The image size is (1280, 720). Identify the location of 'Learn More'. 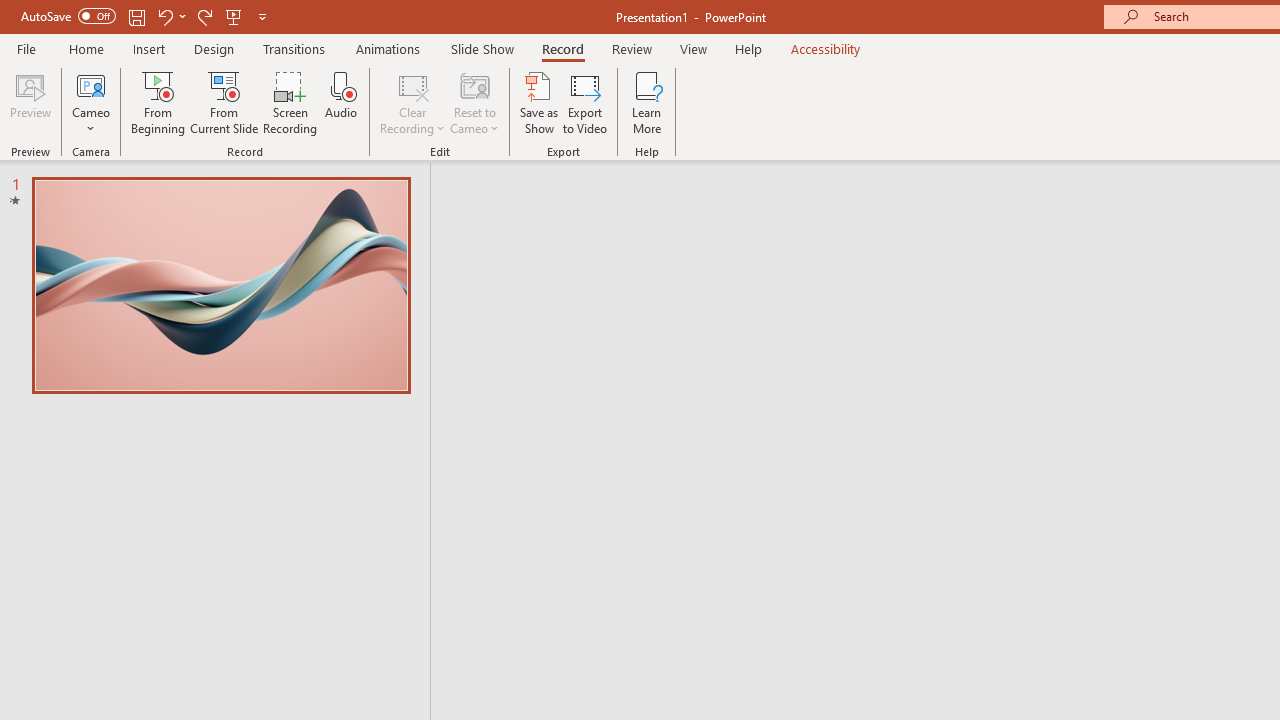
(647, 103).